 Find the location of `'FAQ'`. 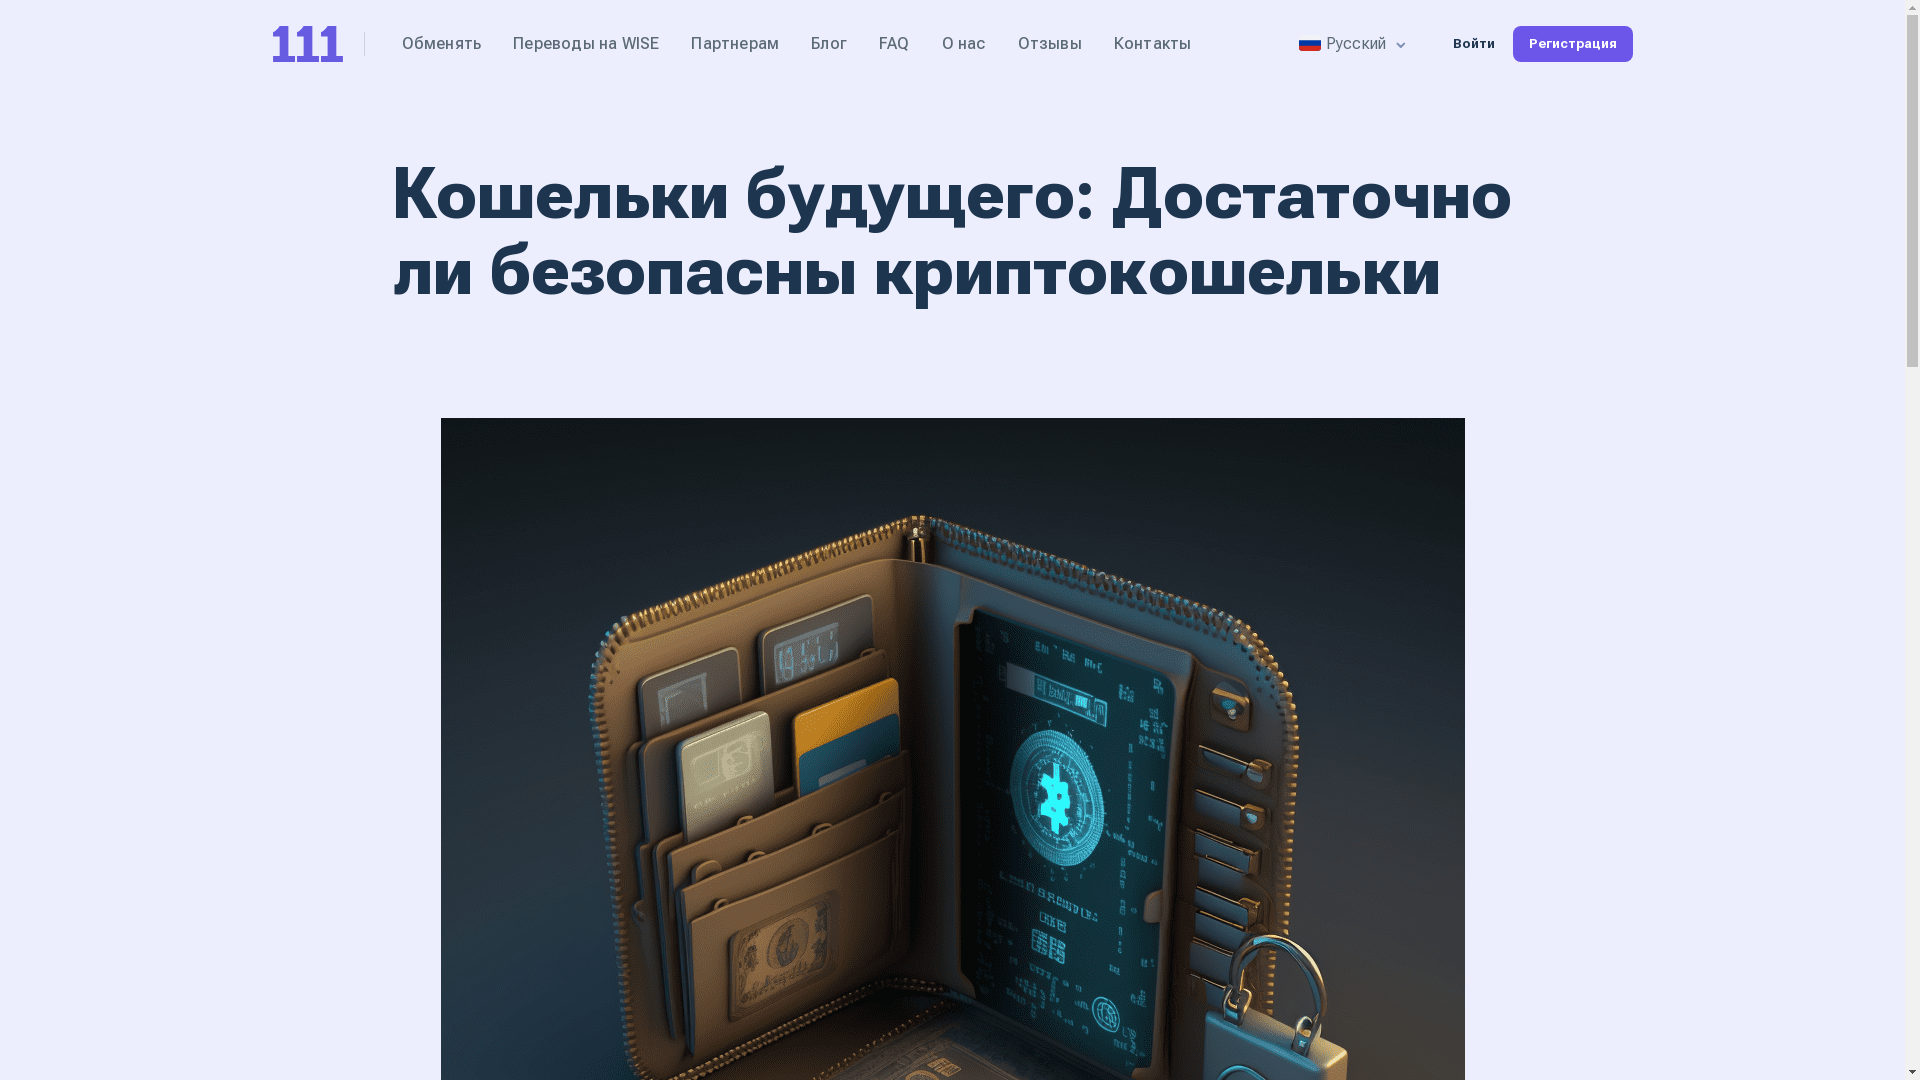

'FAQ' is located at coordinates (893, 43).